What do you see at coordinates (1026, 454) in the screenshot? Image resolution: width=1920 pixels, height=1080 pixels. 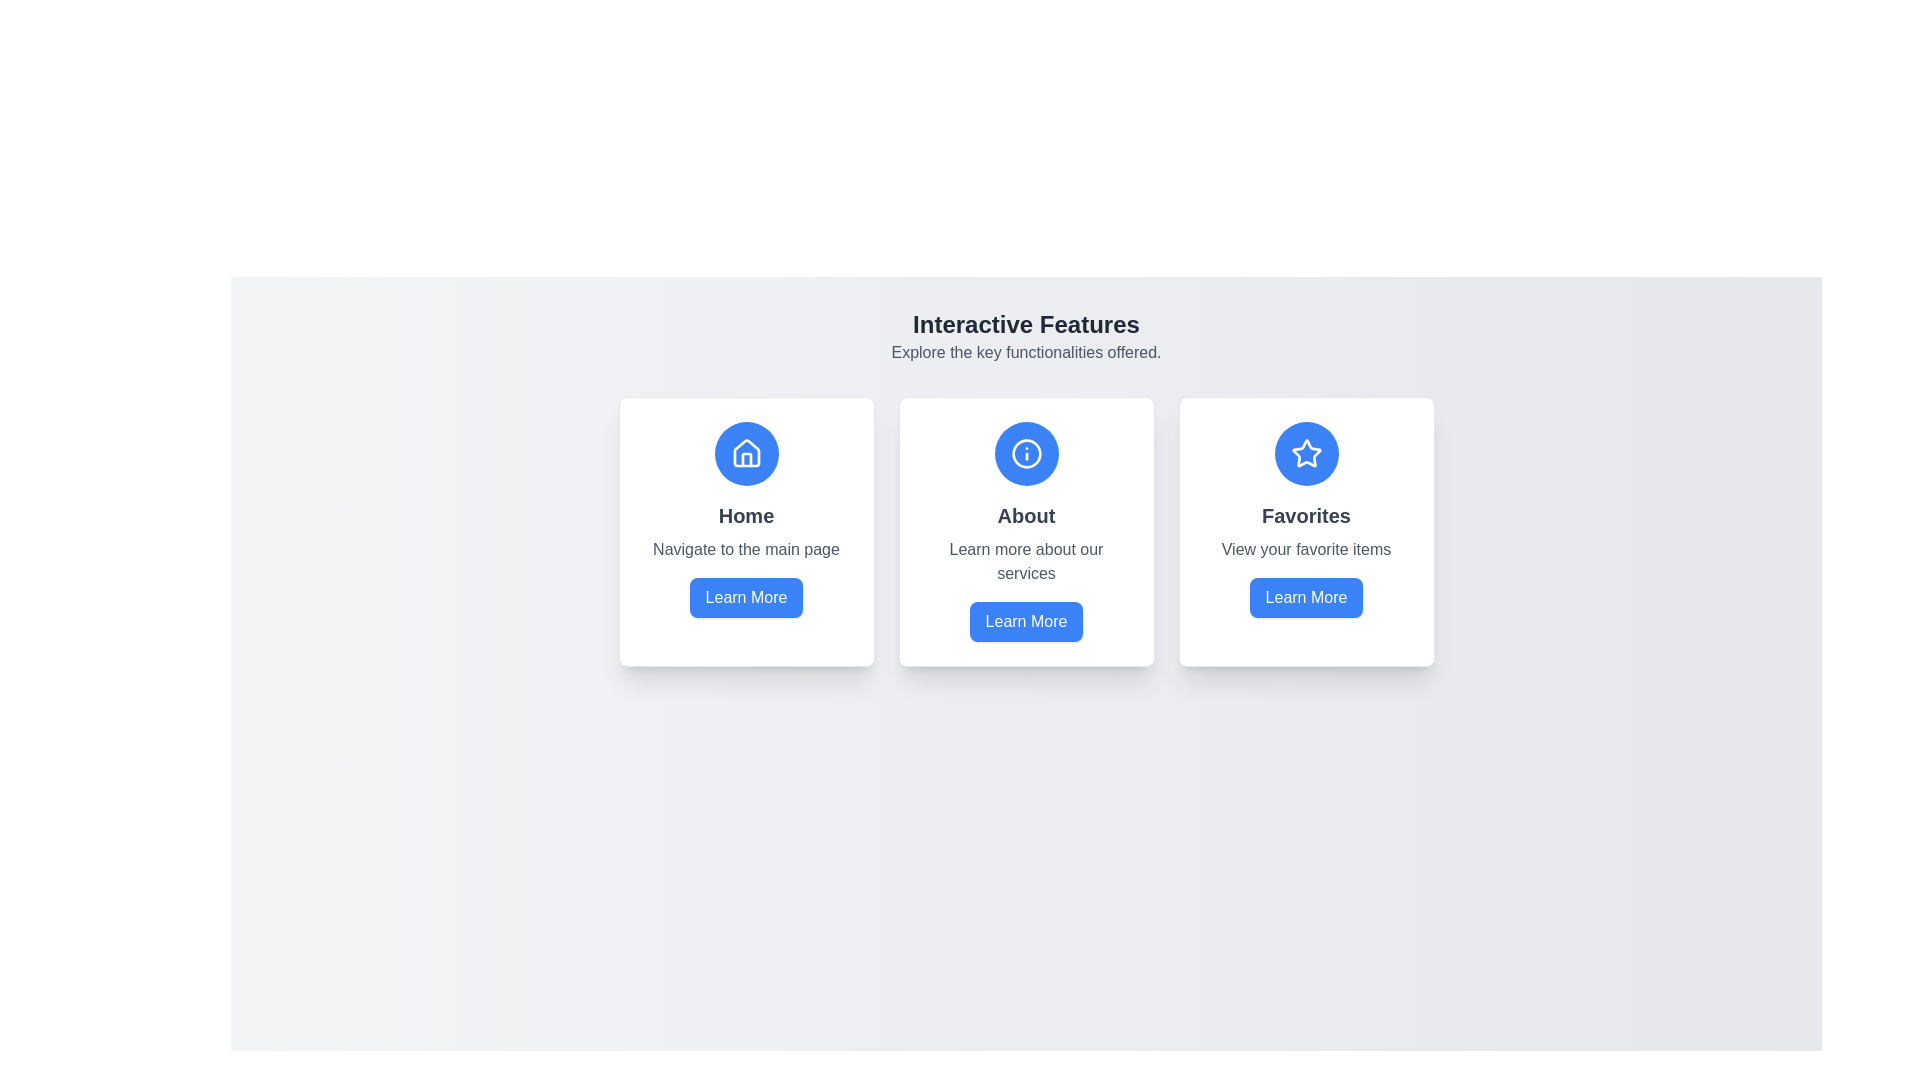 I see `the circular blue icon with a white outlined information symbol located in the center of the 'About' card, which contains the heading 'About' and the text 'Learn more about our services'` at bounding box center [1026, 454].